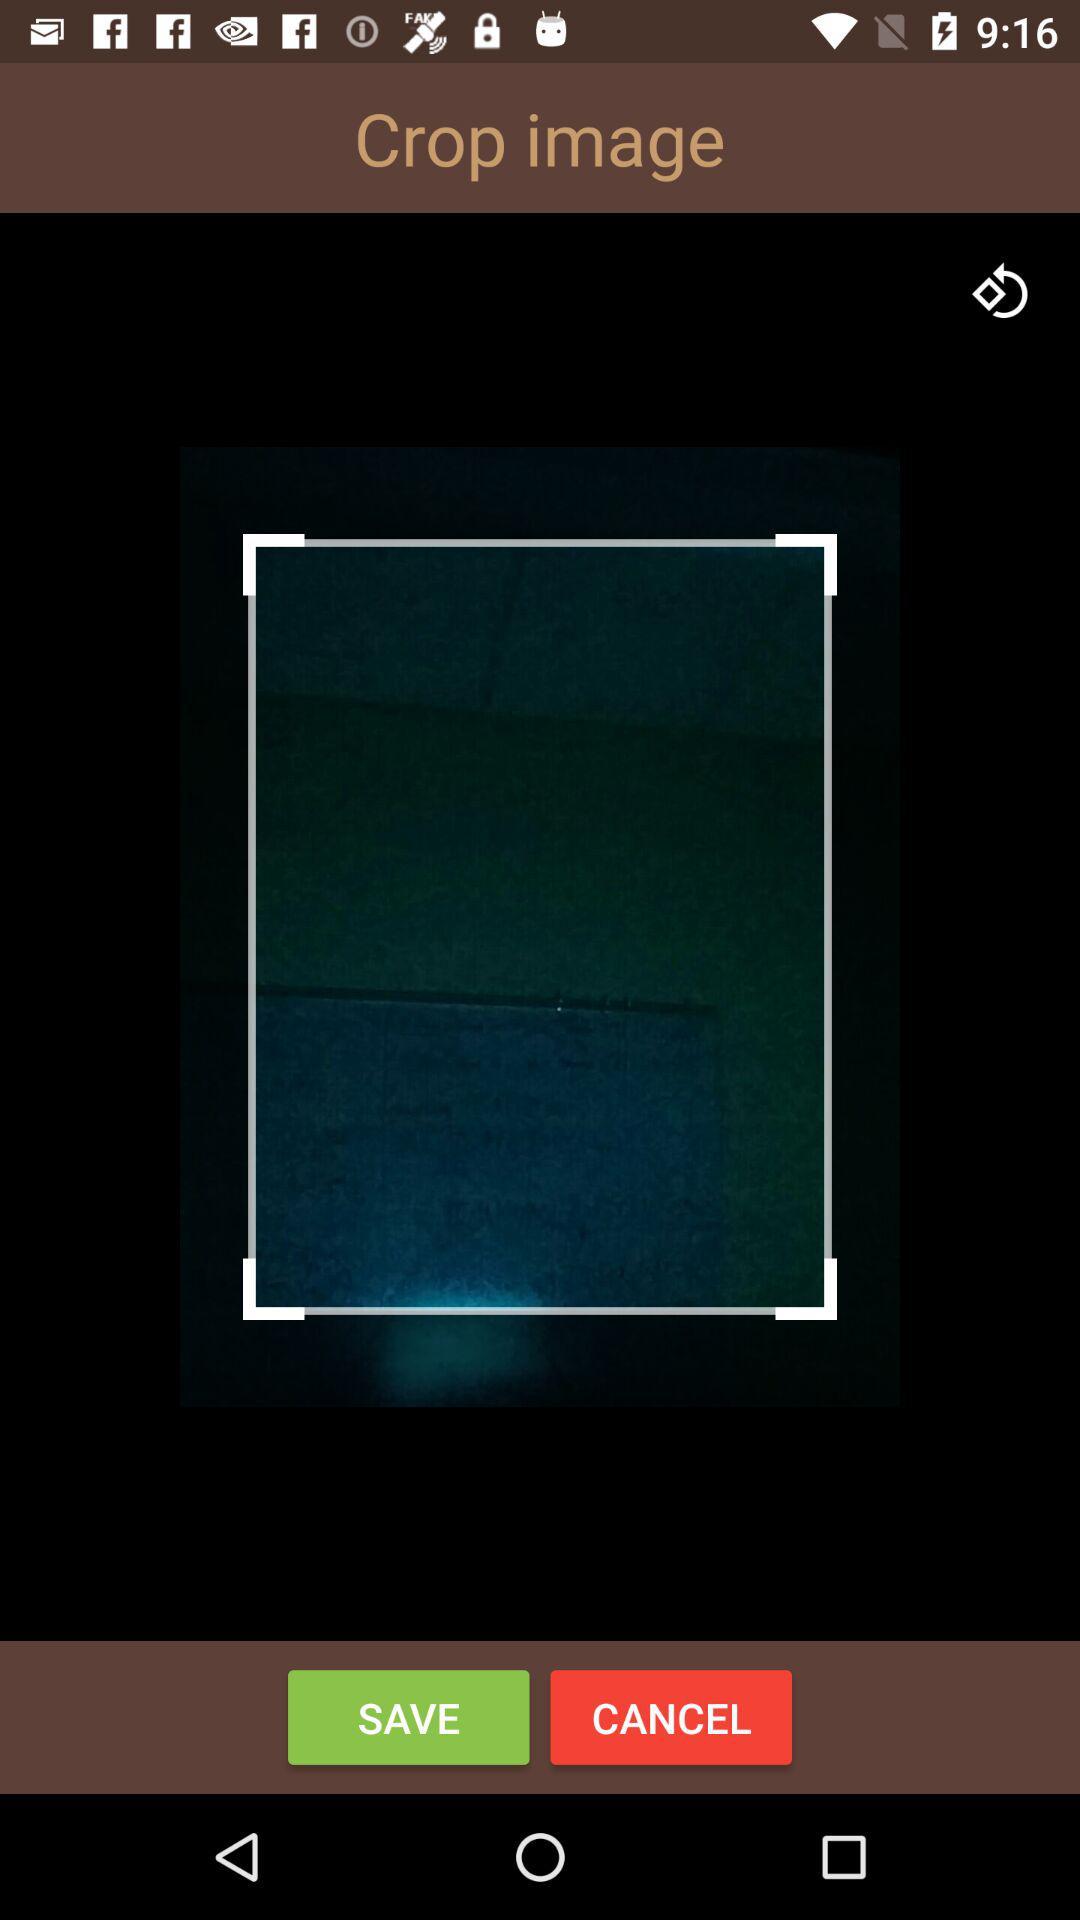 The height and width of the screenshot is (1920, 1080). Describe the element at coordinates (671, 1716) in the screenshot. I see `cancel button` at that location.